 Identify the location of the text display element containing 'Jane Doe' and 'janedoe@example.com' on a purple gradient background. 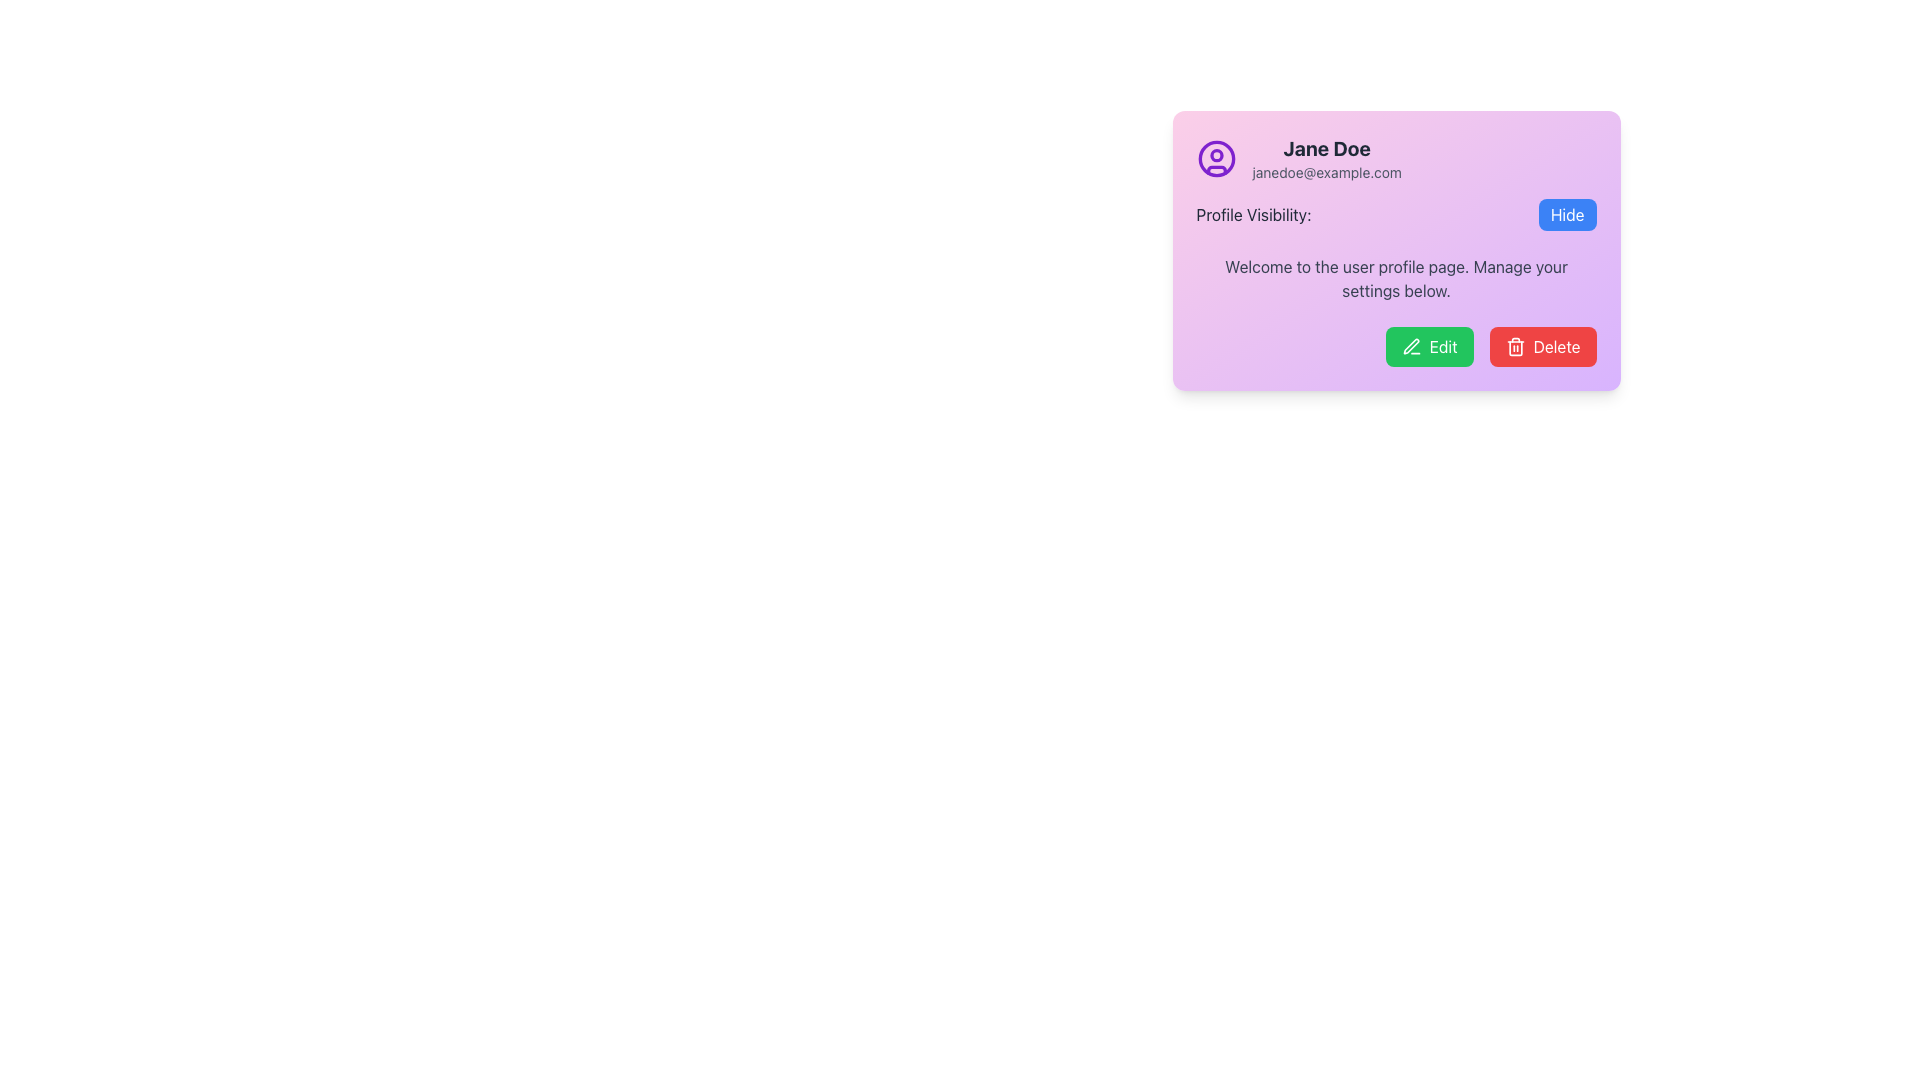
(1327, 157).